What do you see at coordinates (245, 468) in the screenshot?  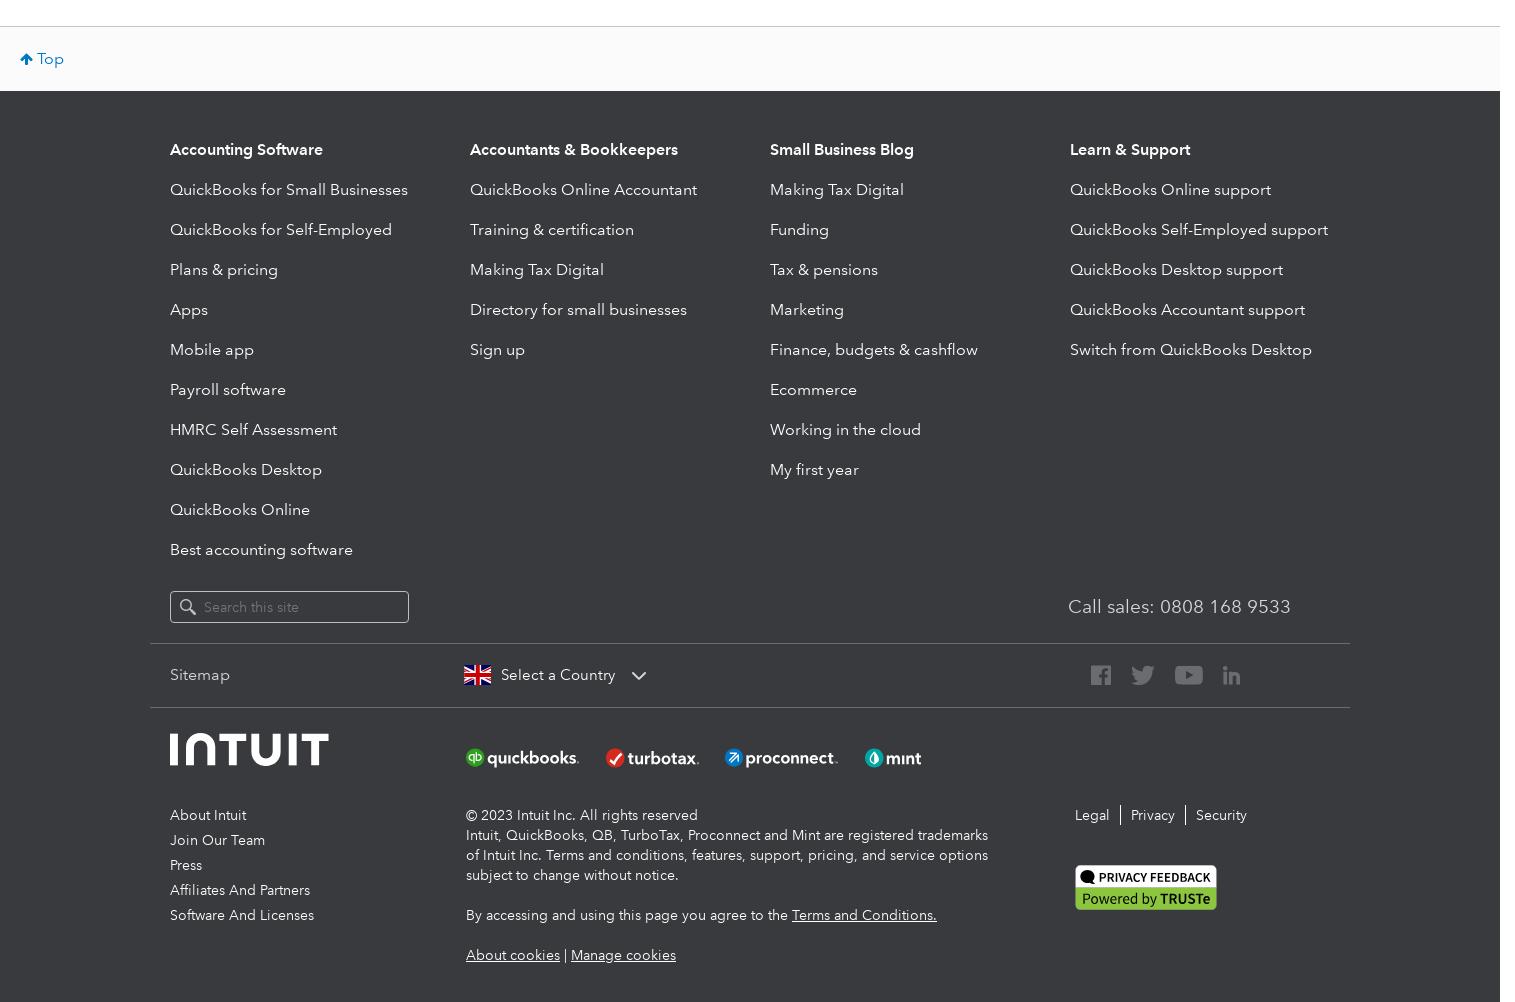 I see `'QuickBooks Desktop'` at bounding box center [245, 468].